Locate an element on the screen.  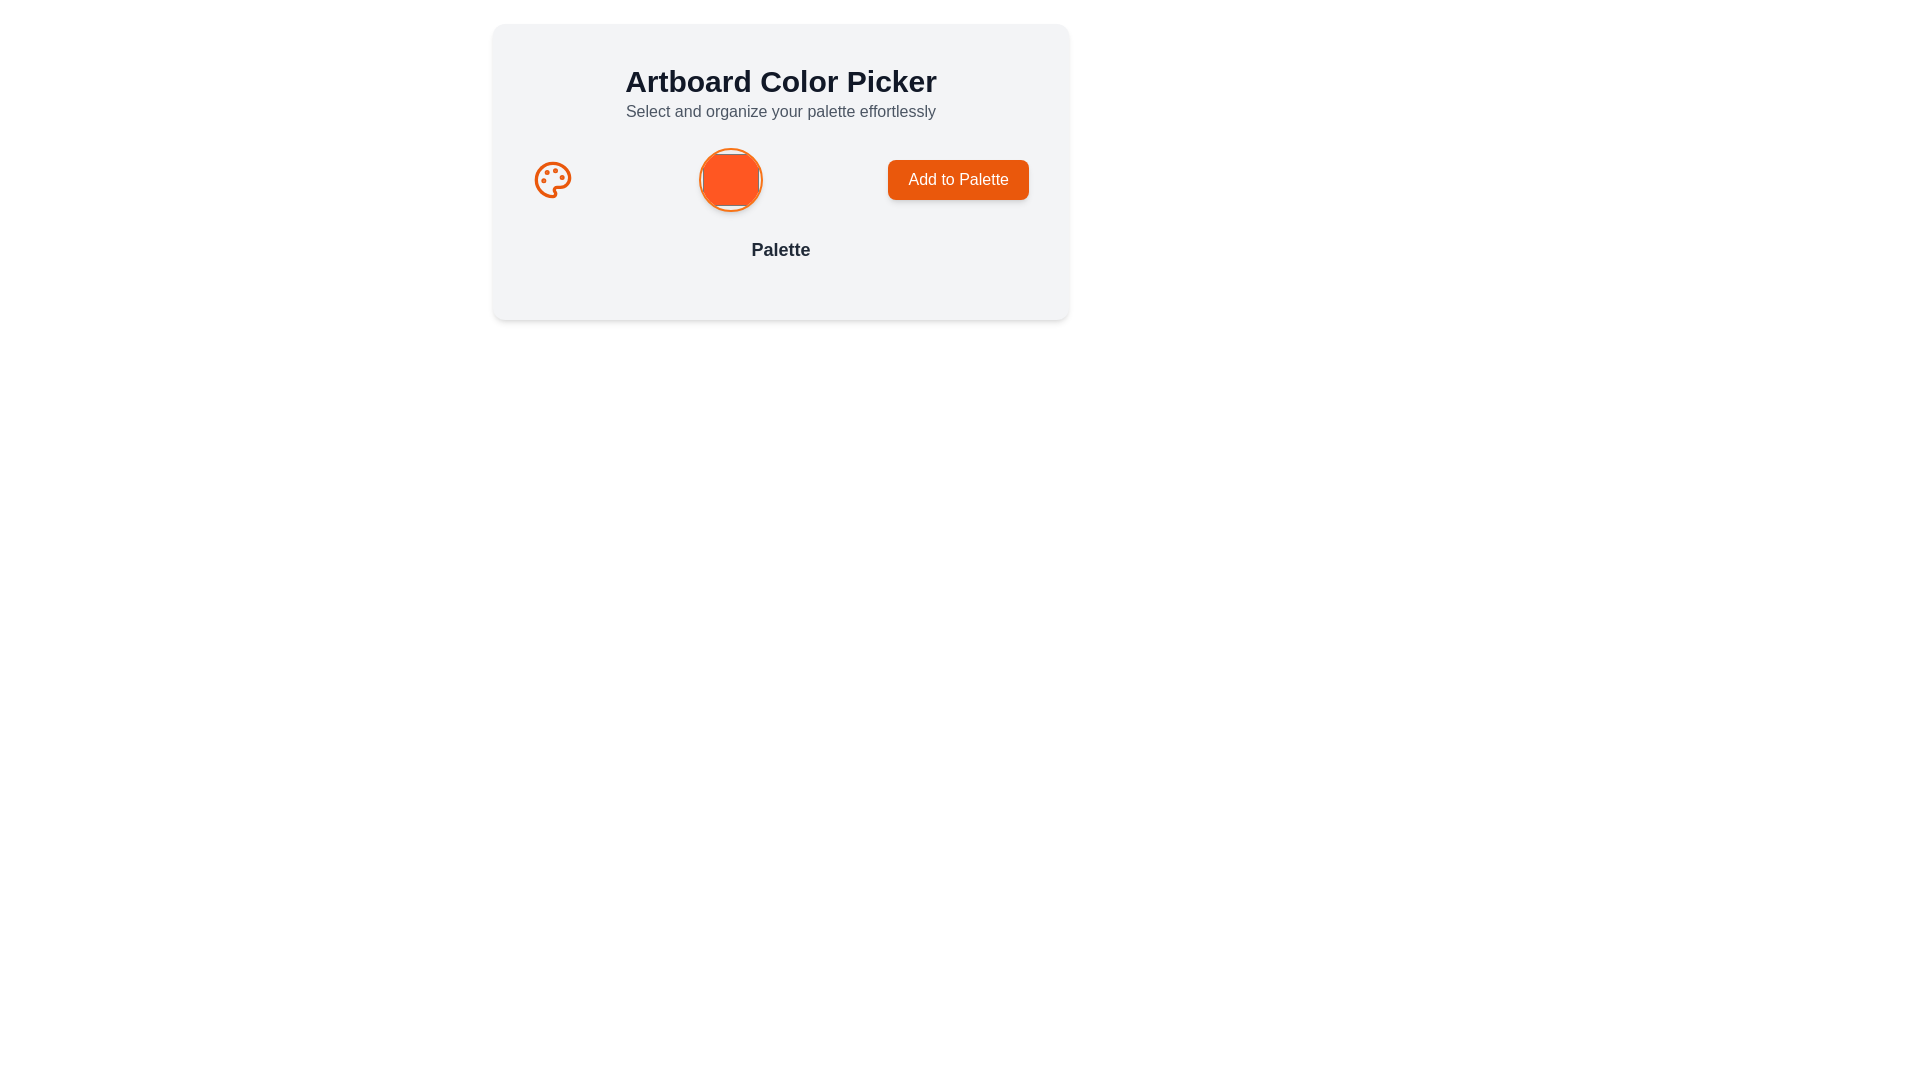
the informational text label located below the 'Artboard Color Picker' title, which describes the functionality or purpose of the associated content is located at coordinates (780, 111).